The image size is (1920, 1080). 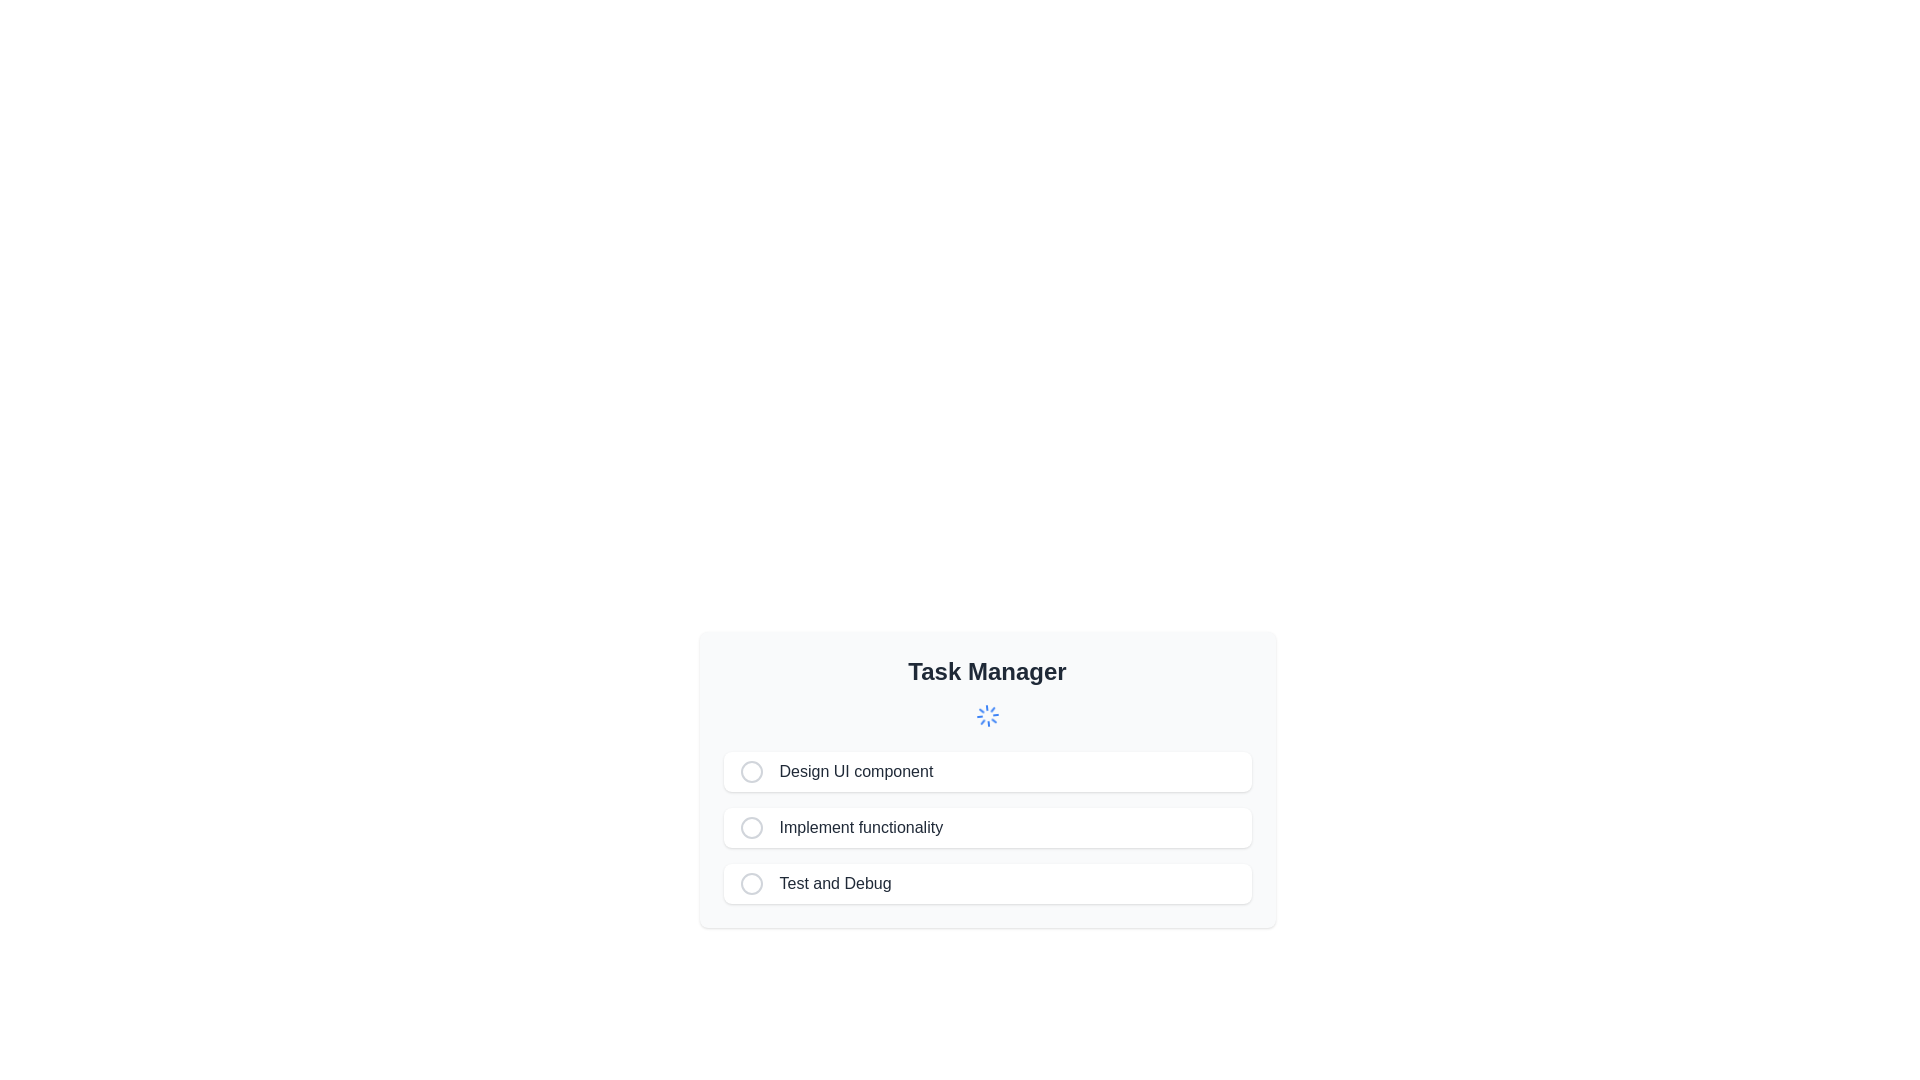 I want to click on the circular marker in the 'Task Manager' section, so click(x=750, y=882).